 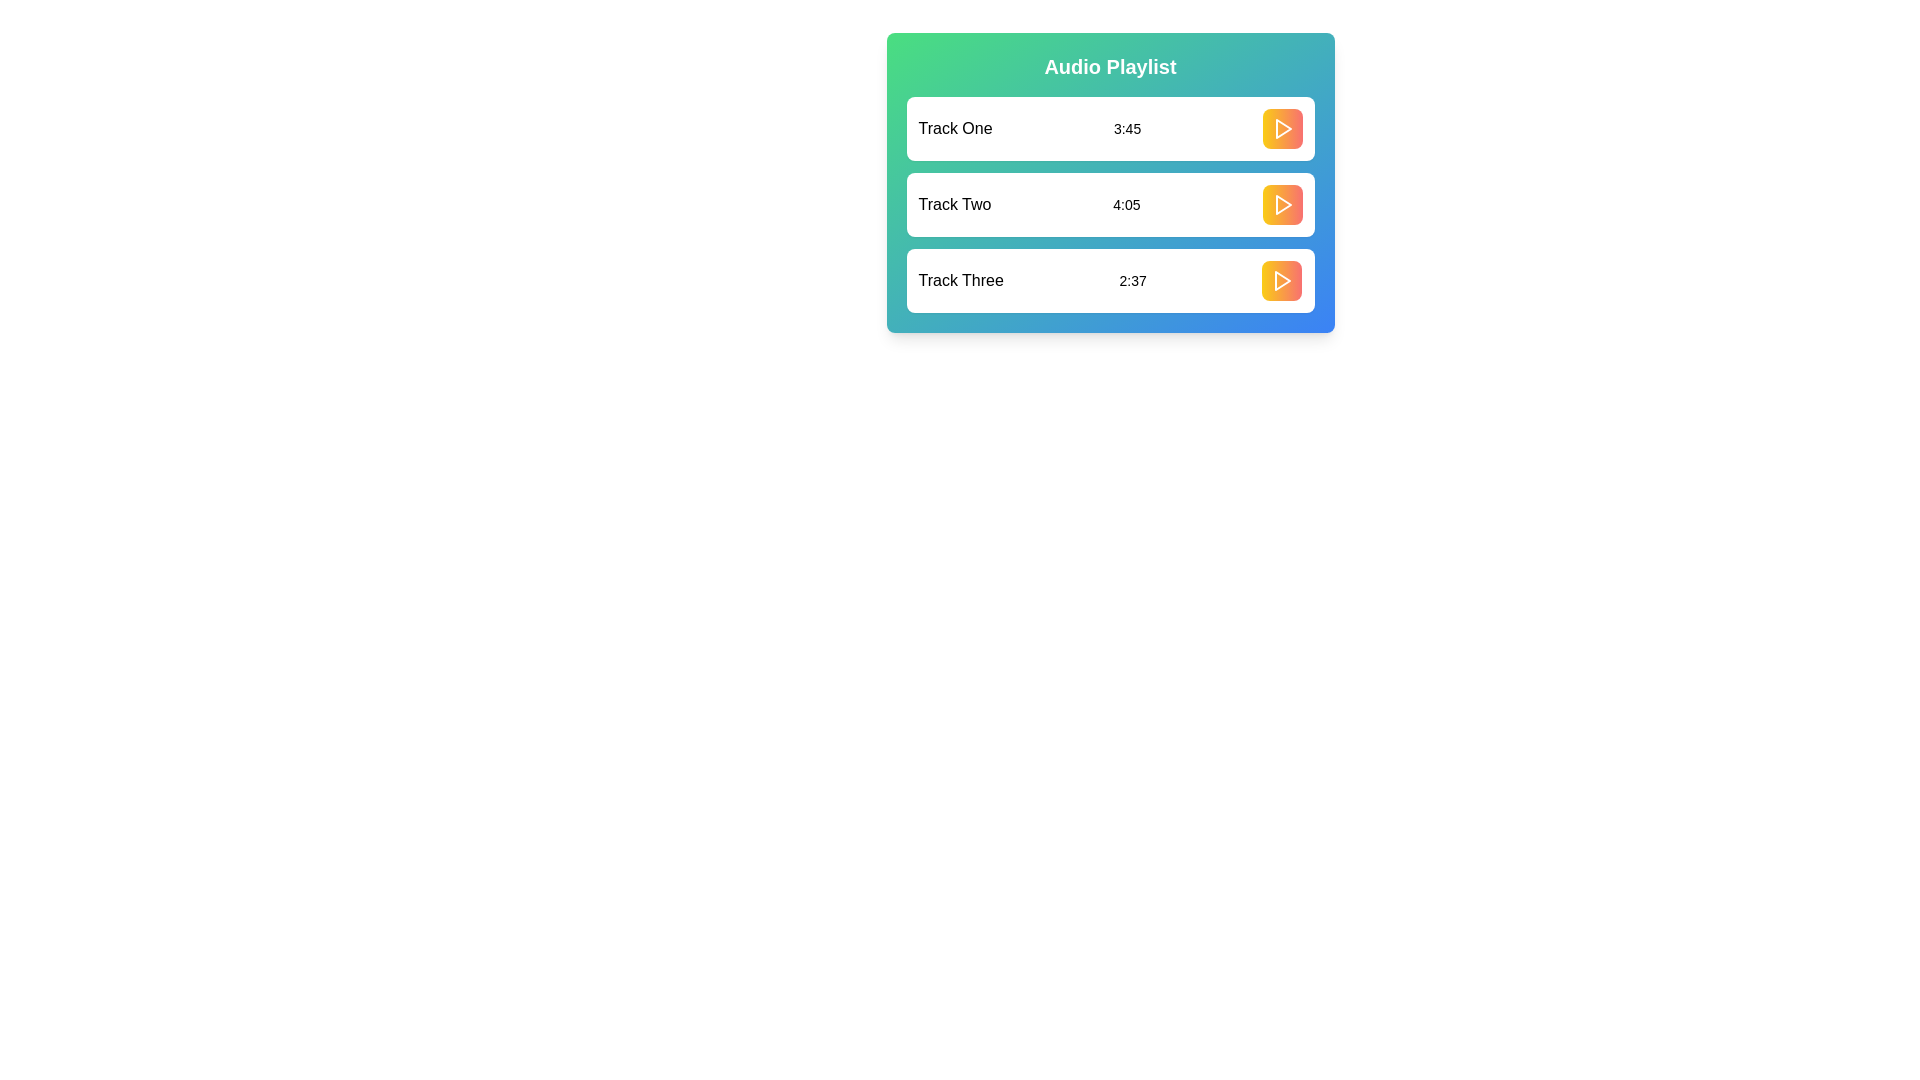 What do you see at coordinates (1127, 204) in the screenshot?
I see `the Text label displaying '4:05' in the second row of the track items list aligned to the right of 'Track Two'` at bounding box center [1127, 204].